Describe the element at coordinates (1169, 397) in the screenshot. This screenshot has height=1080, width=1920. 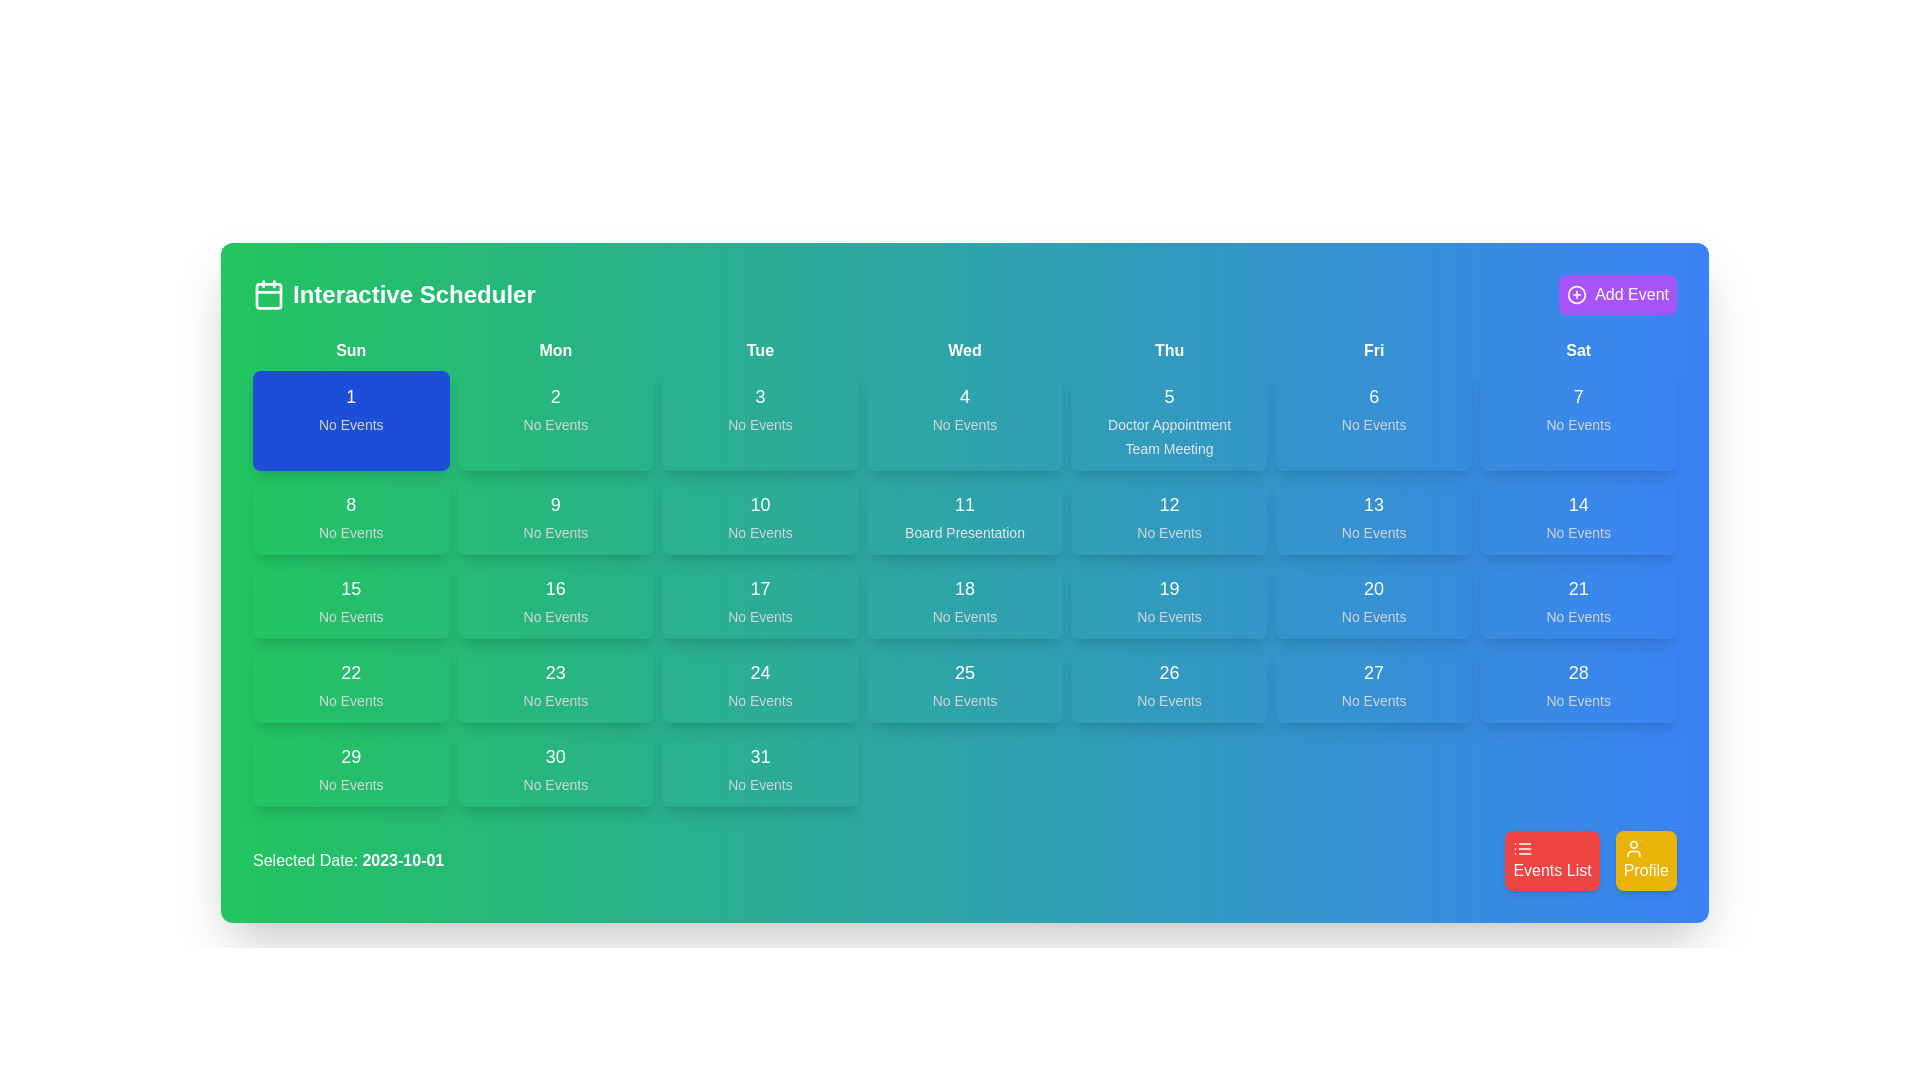
I see `the static text element displaying the number '5' which is prominently styled in white on a gradient blue background, centered at the top of the Thursday calendar day cell` at that location.